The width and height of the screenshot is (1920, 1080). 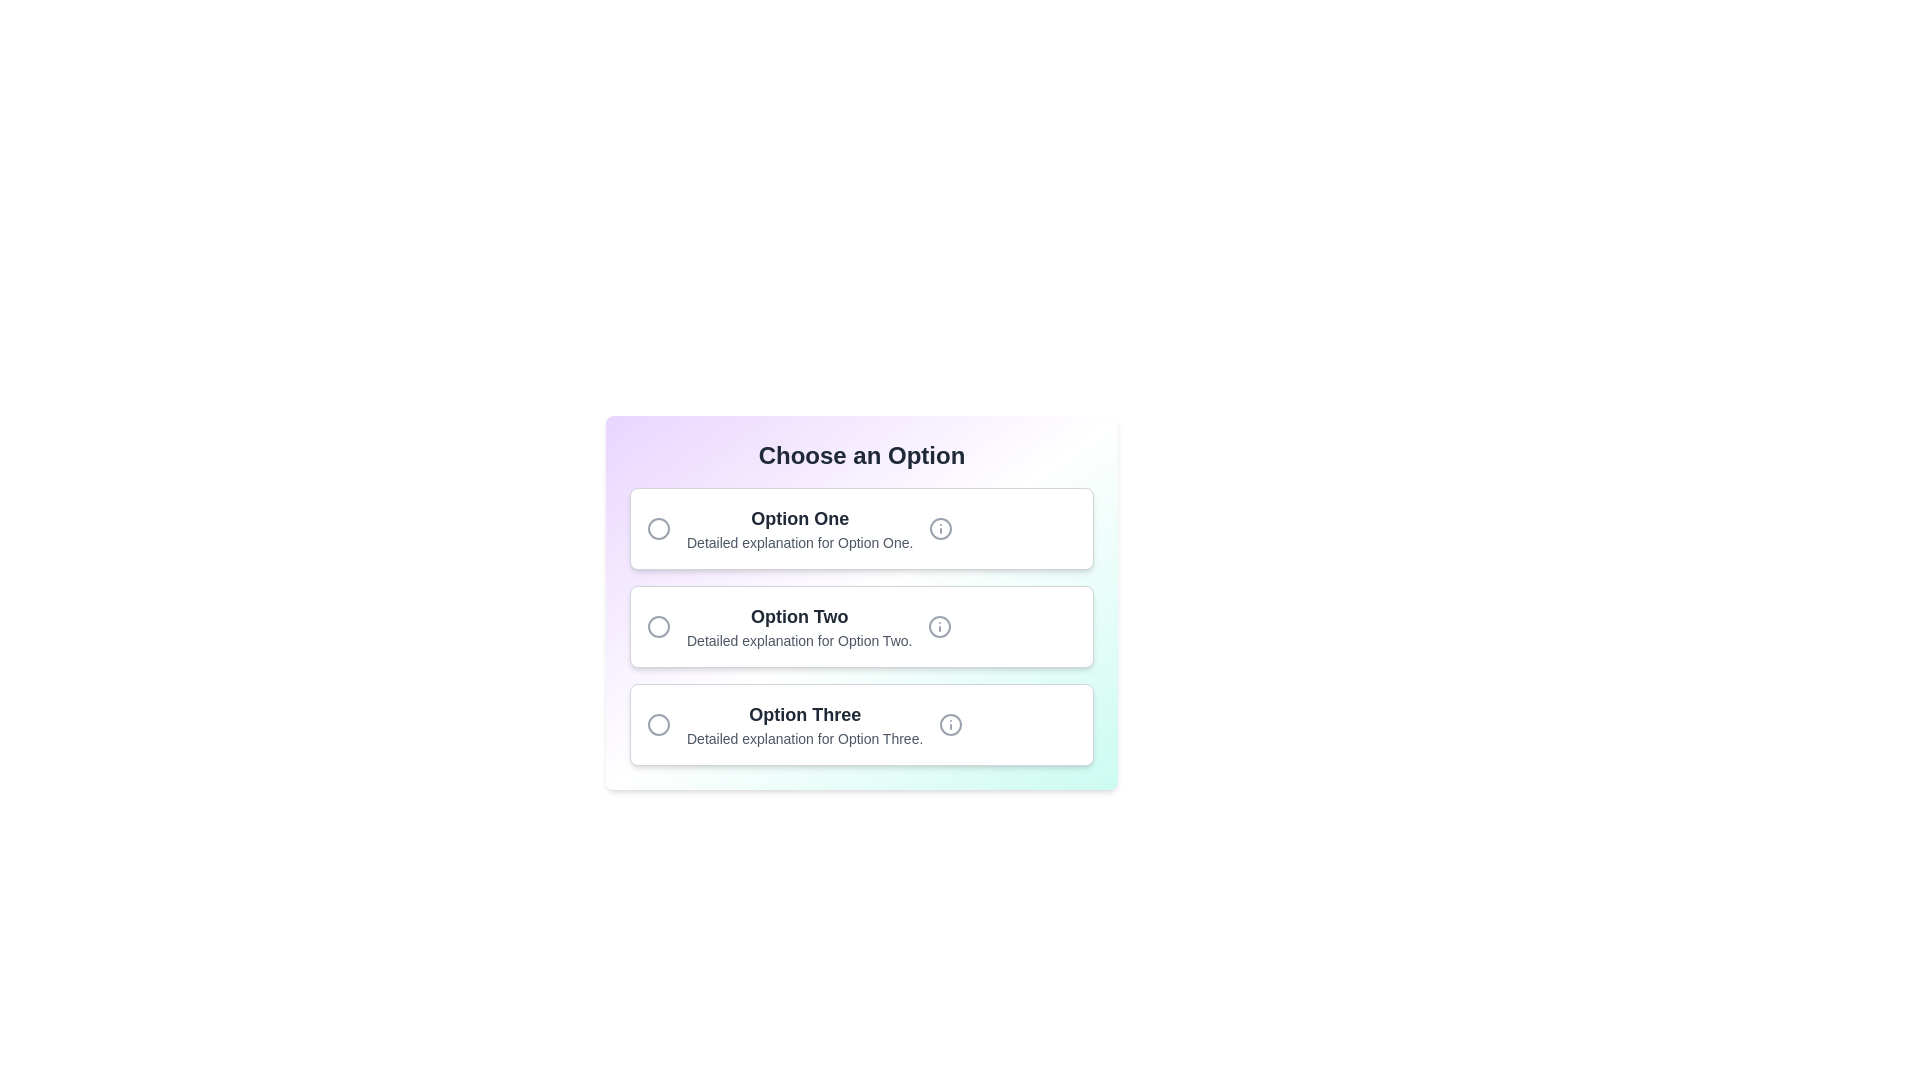 What do you see at coordinates (805, 739) in the screenshot?
I see `the text label containing 'Detailed explanation for Option Three.', which is positioned directly below the bold header 'Option Three'` at bounding box center [805, 739].